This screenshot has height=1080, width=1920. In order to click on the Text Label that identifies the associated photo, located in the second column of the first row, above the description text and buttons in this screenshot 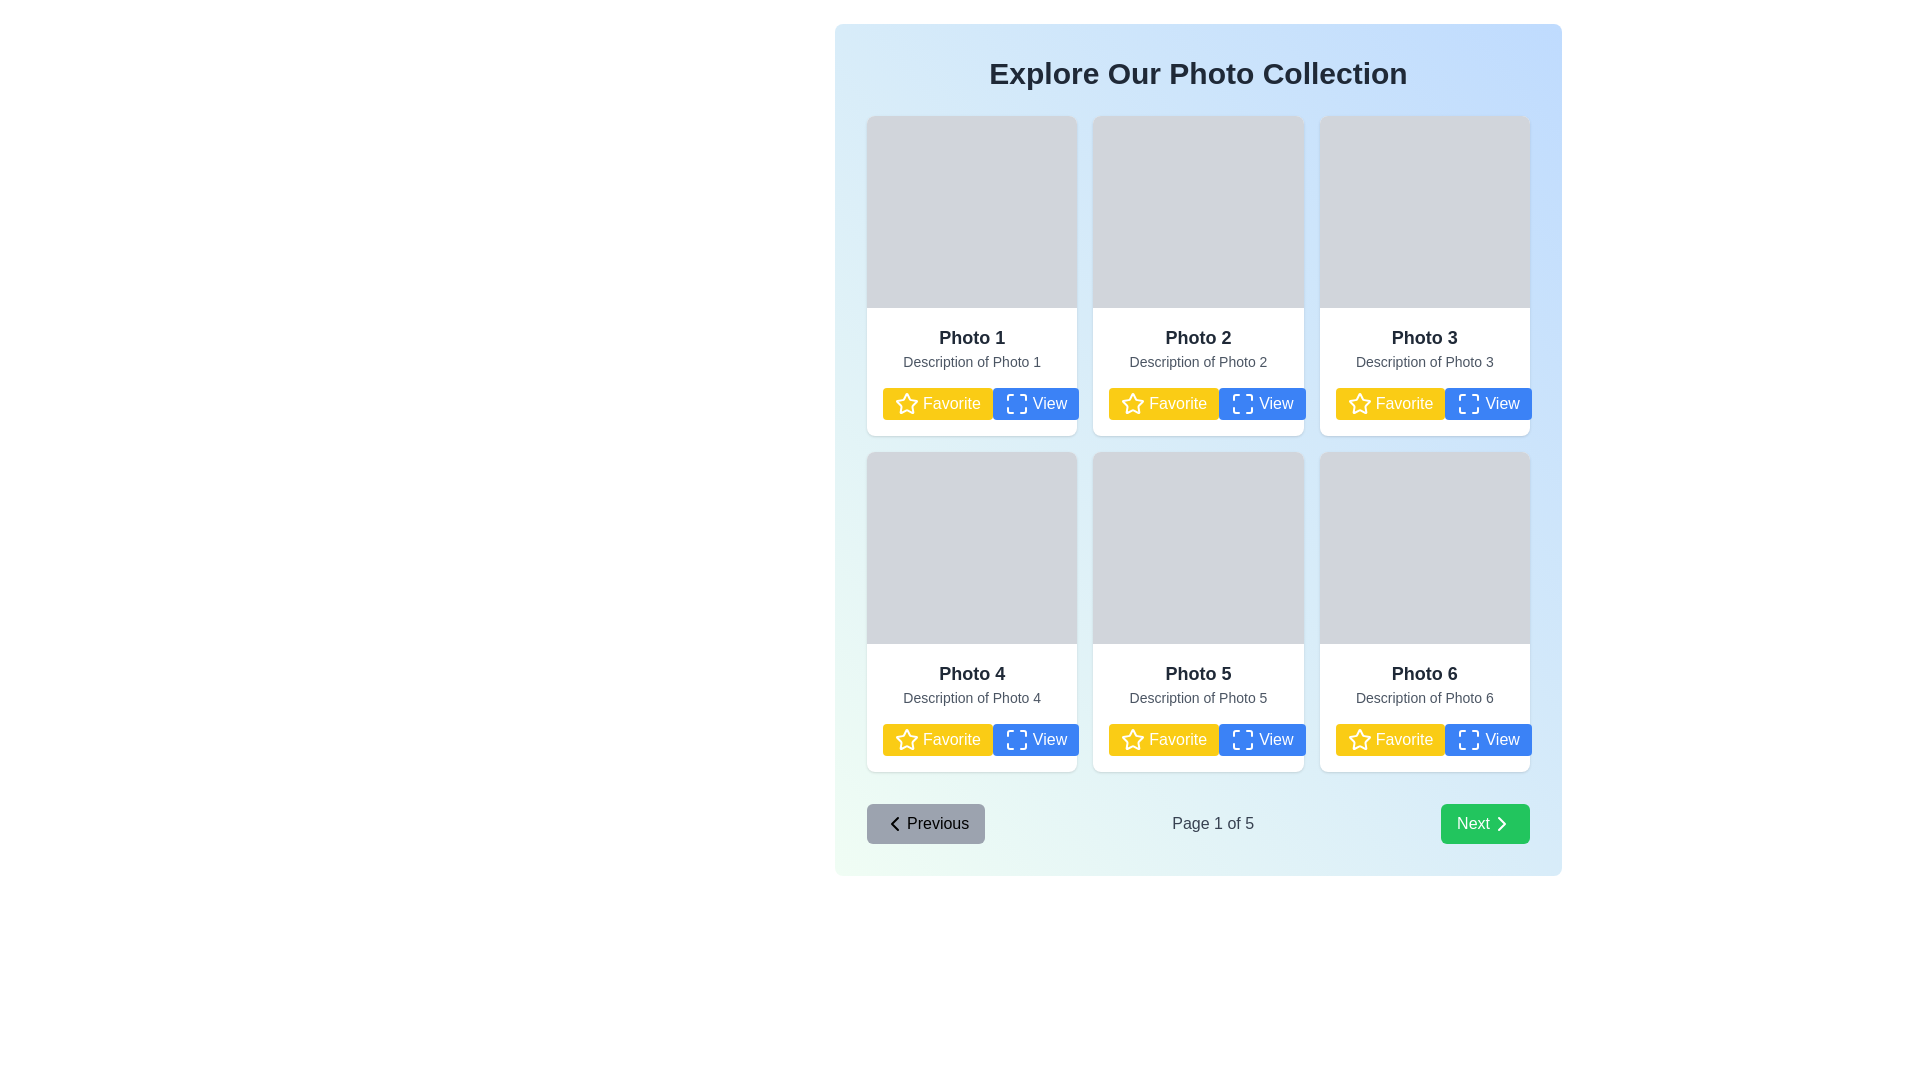, I will do `click(1198, 337)`.